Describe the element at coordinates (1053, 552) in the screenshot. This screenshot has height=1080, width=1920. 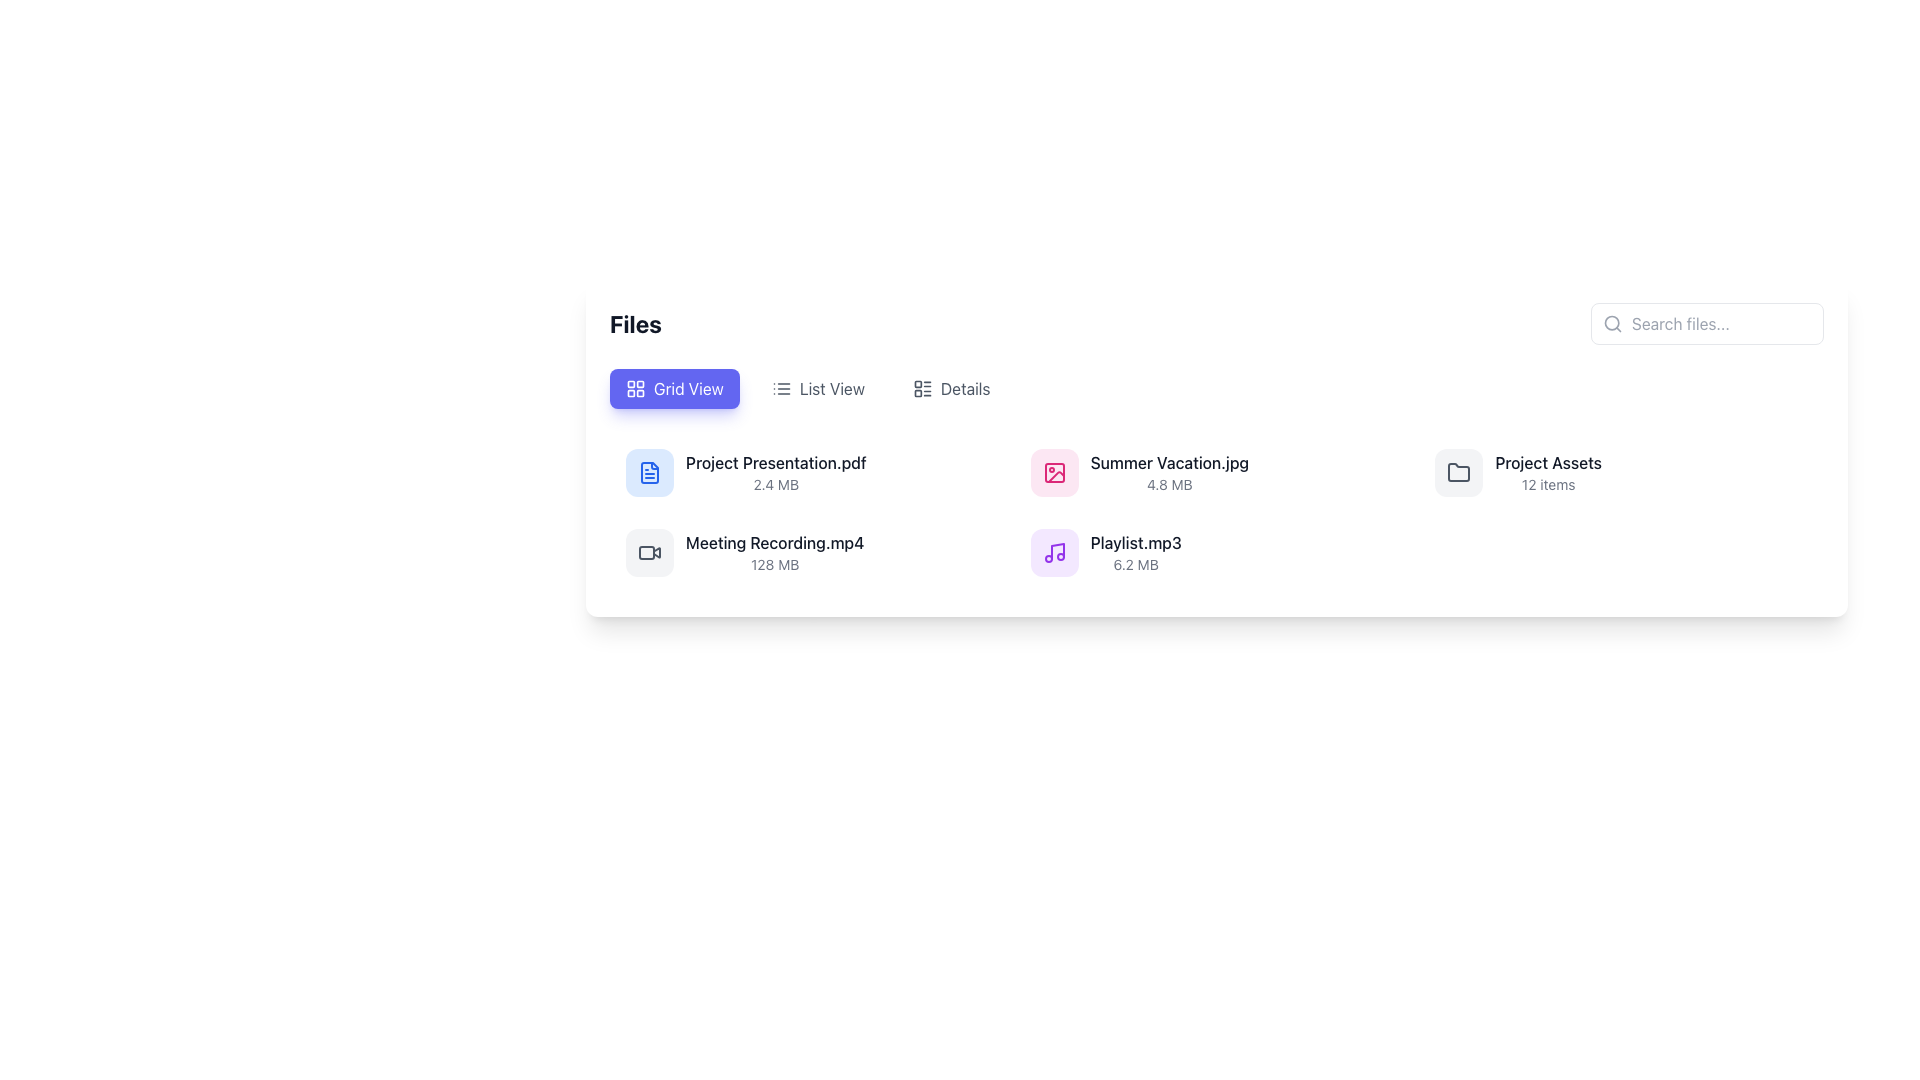
I see `the small purple music note icon located within a rounded rectangular box, situated to the left of the text 'Playlist.mp3' and '6.2 MB'` at that location.